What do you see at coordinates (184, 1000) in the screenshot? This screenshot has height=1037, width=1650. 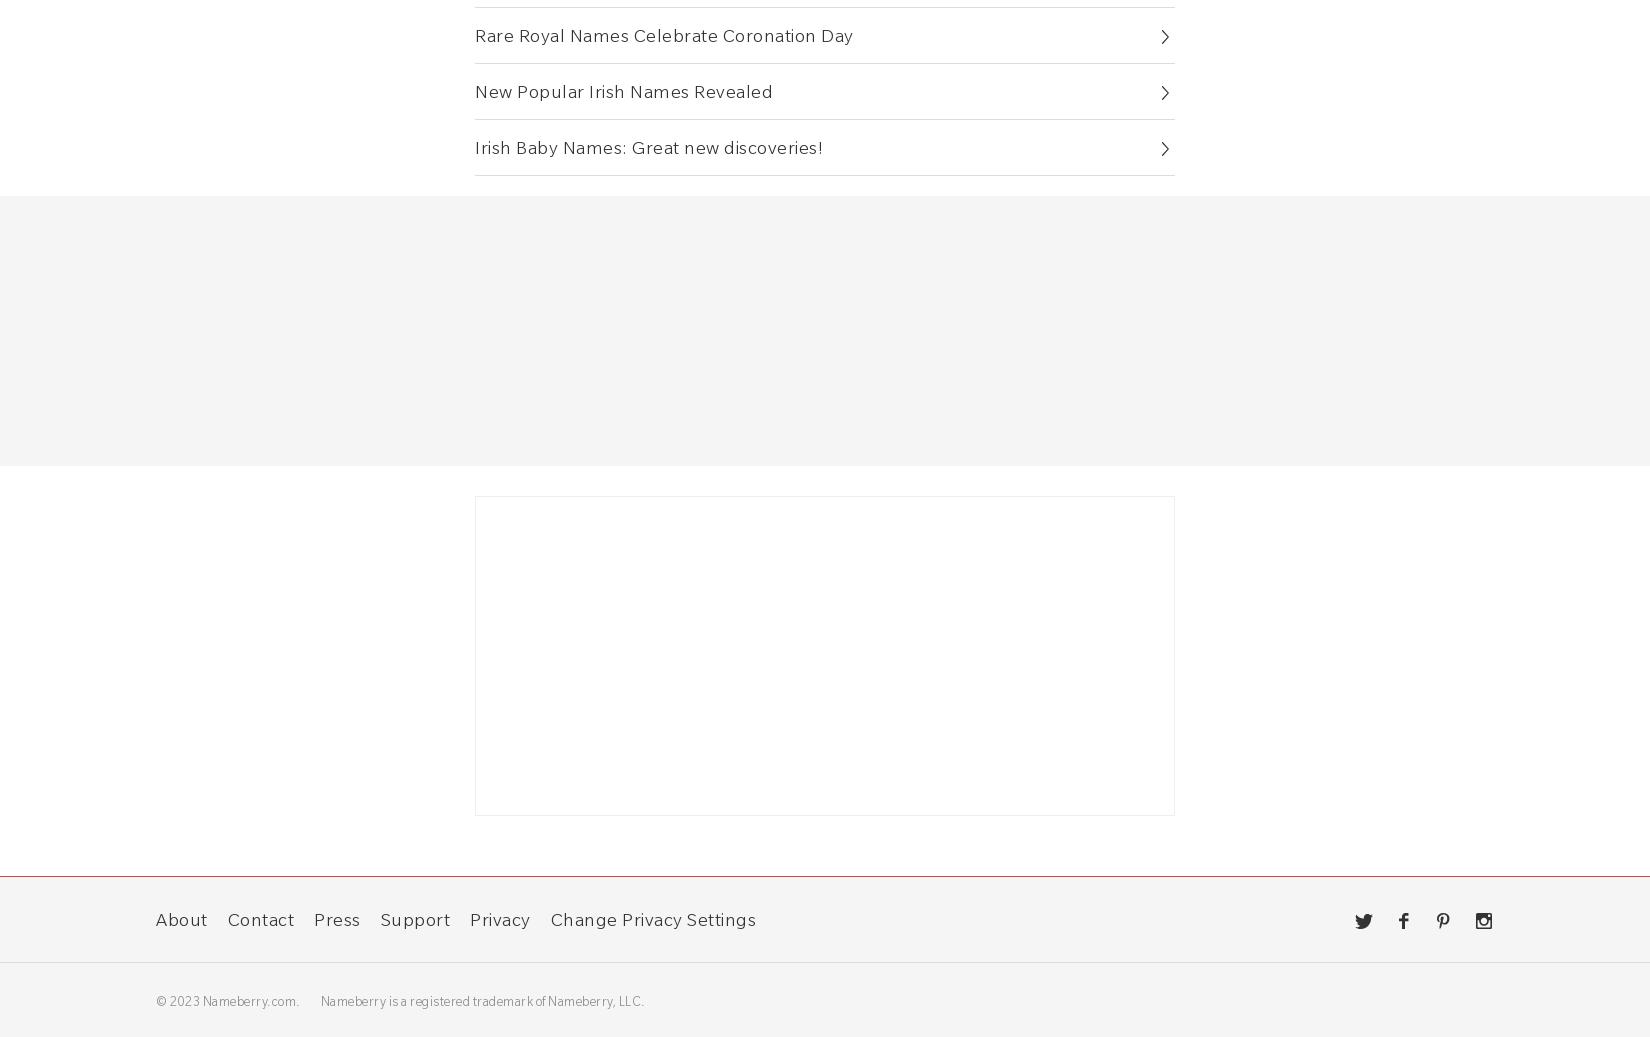 I see `'2023'` at bounding box center [184, 1000].